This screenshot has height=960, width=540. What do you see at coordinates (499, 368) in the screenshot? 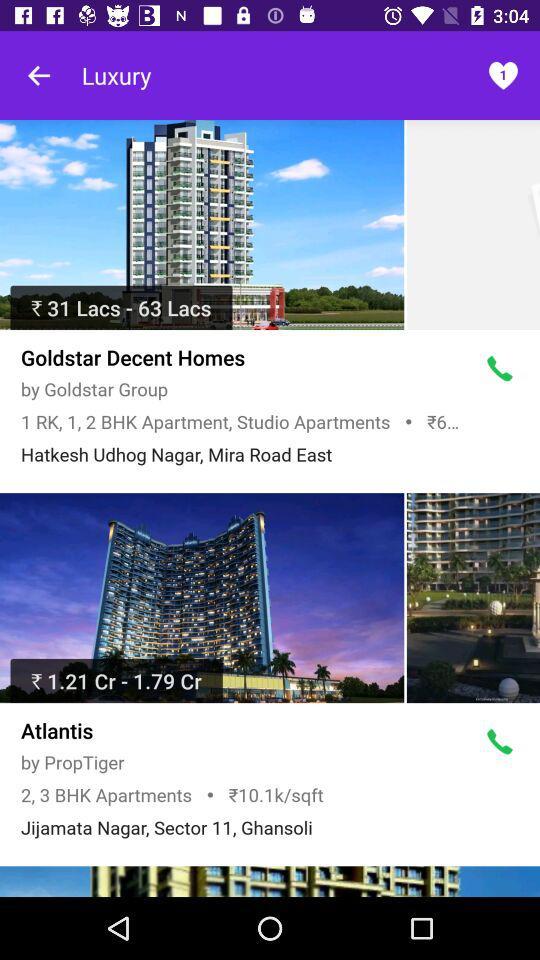
I see `call business` at bounding box center [499, 368].